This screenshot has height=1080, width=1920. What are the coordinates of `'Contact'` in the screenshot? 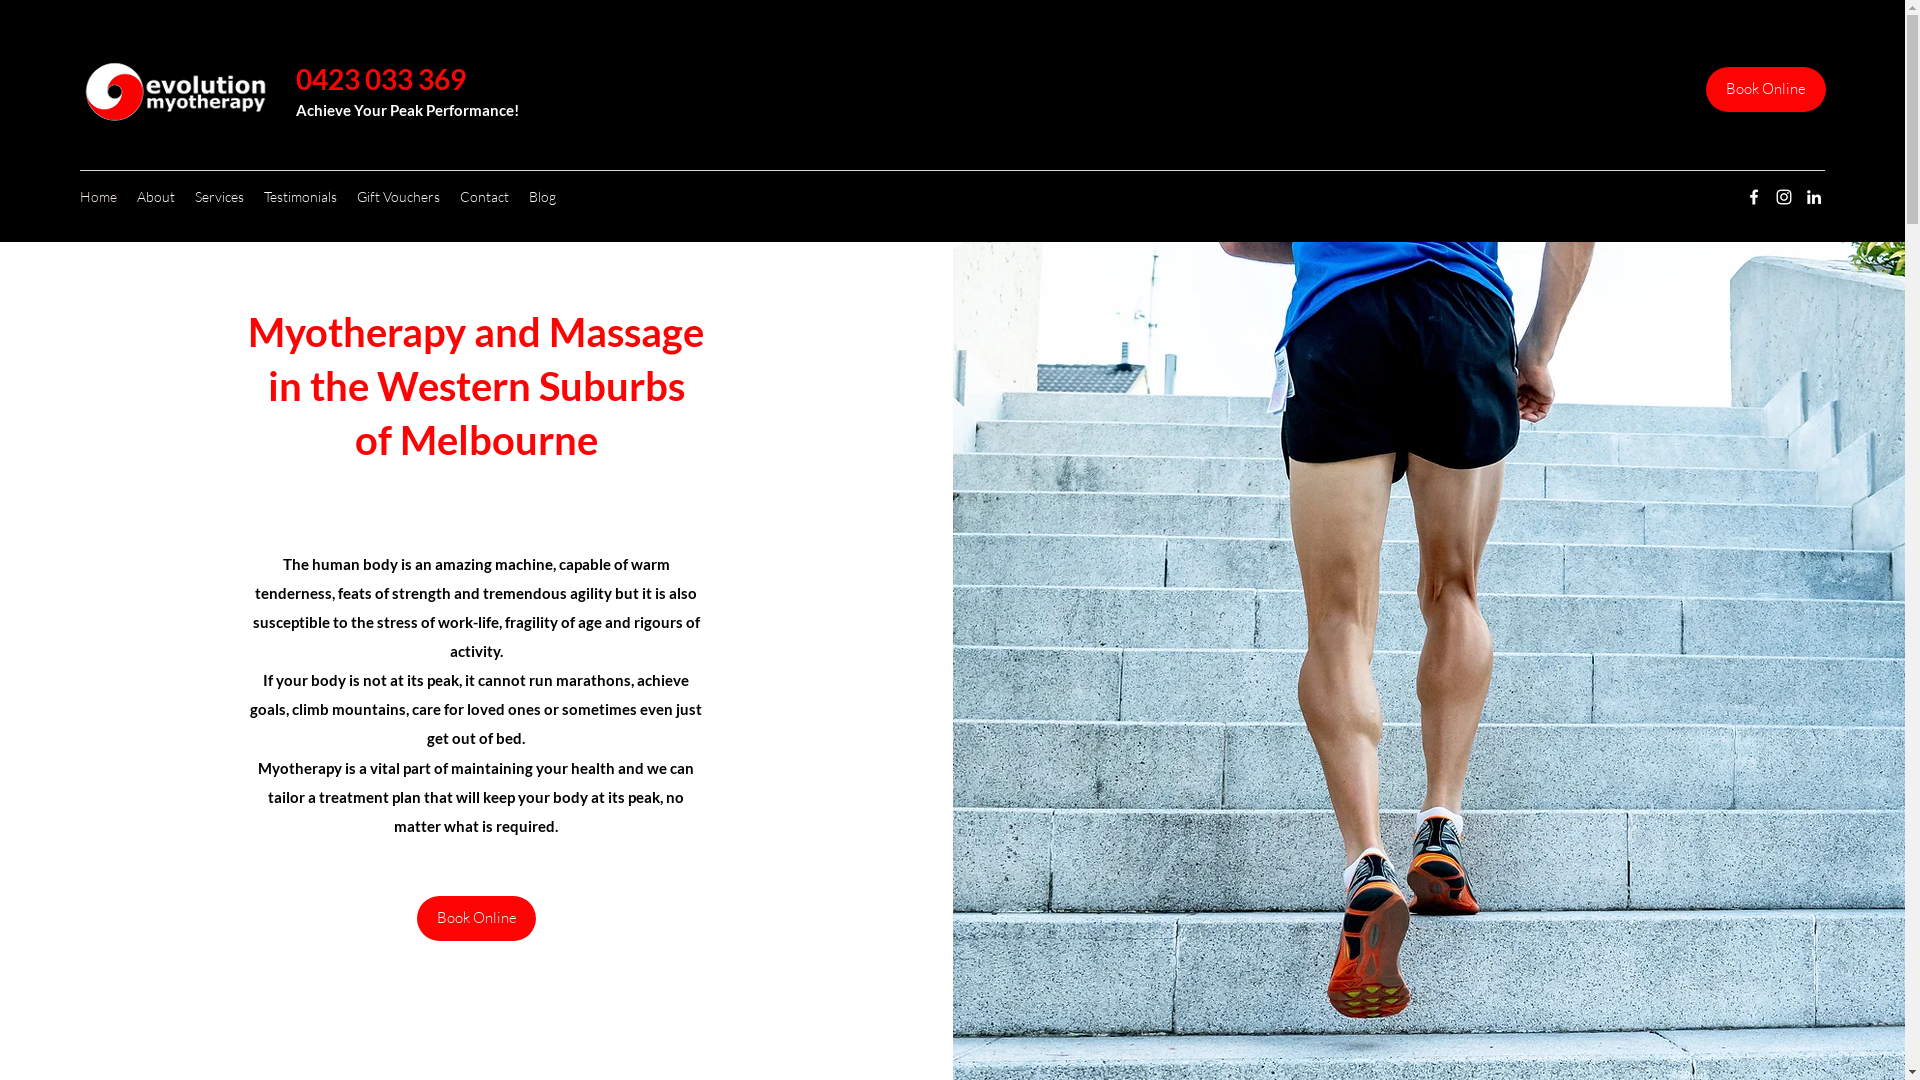 It's located at (484, 196).